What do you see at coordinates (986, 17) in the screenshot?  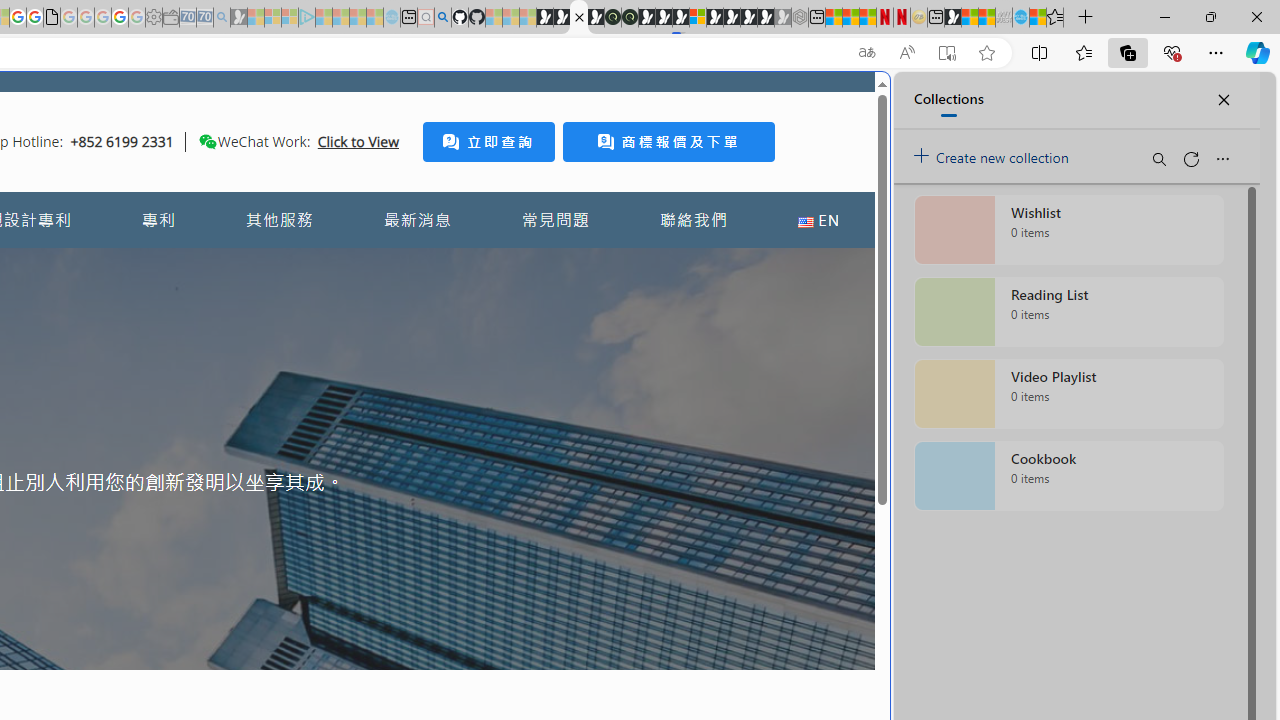 I see `'Earth has six continents not seven, radical new study claims'` at bounding box center [986, 17].